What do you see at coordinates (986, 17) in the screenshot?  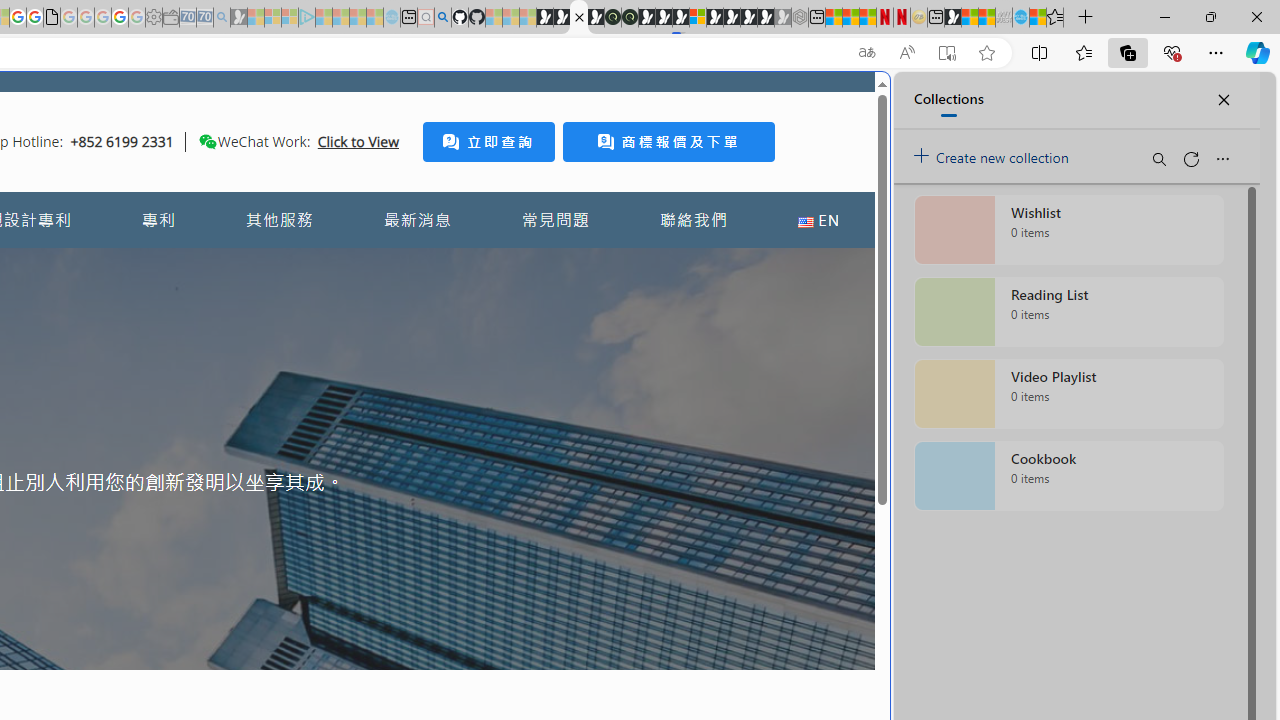 I see `'Earth has six continents not seven, radical new study claims'` at bounding box center [986, 17].